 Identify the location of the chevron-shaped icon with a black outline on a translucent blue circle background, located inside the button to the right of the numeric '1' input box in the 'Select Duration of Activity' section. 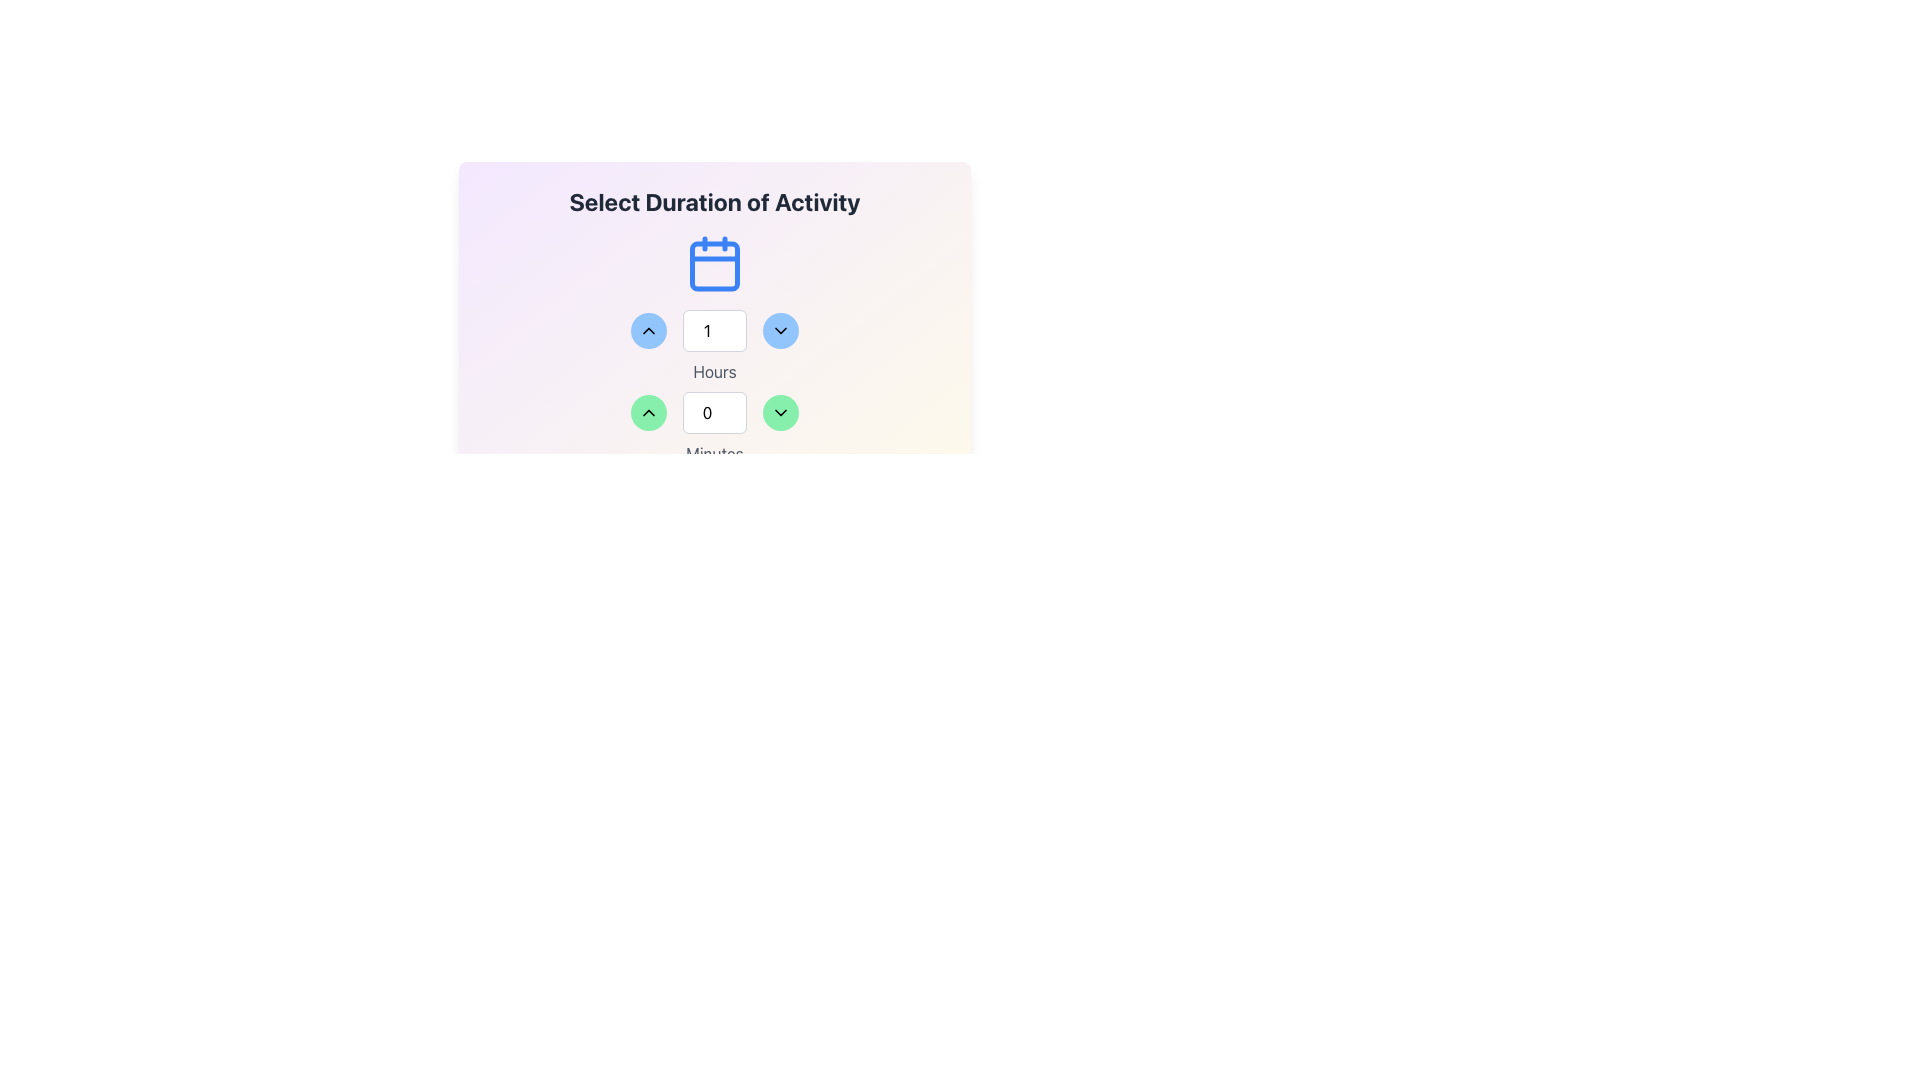
(780, 330).